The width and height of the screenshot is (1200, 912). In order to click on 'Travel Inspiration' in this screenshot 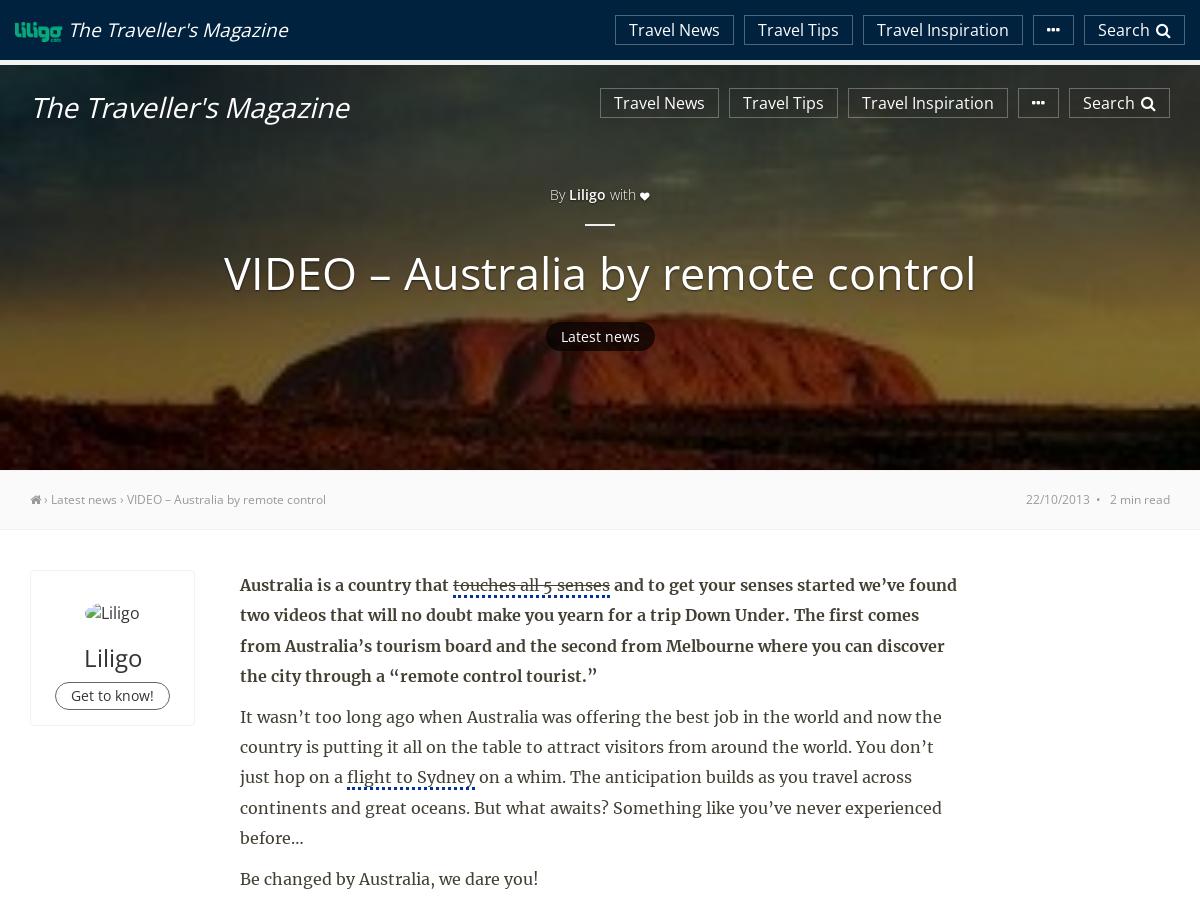, I will do `click(600, 407)`.